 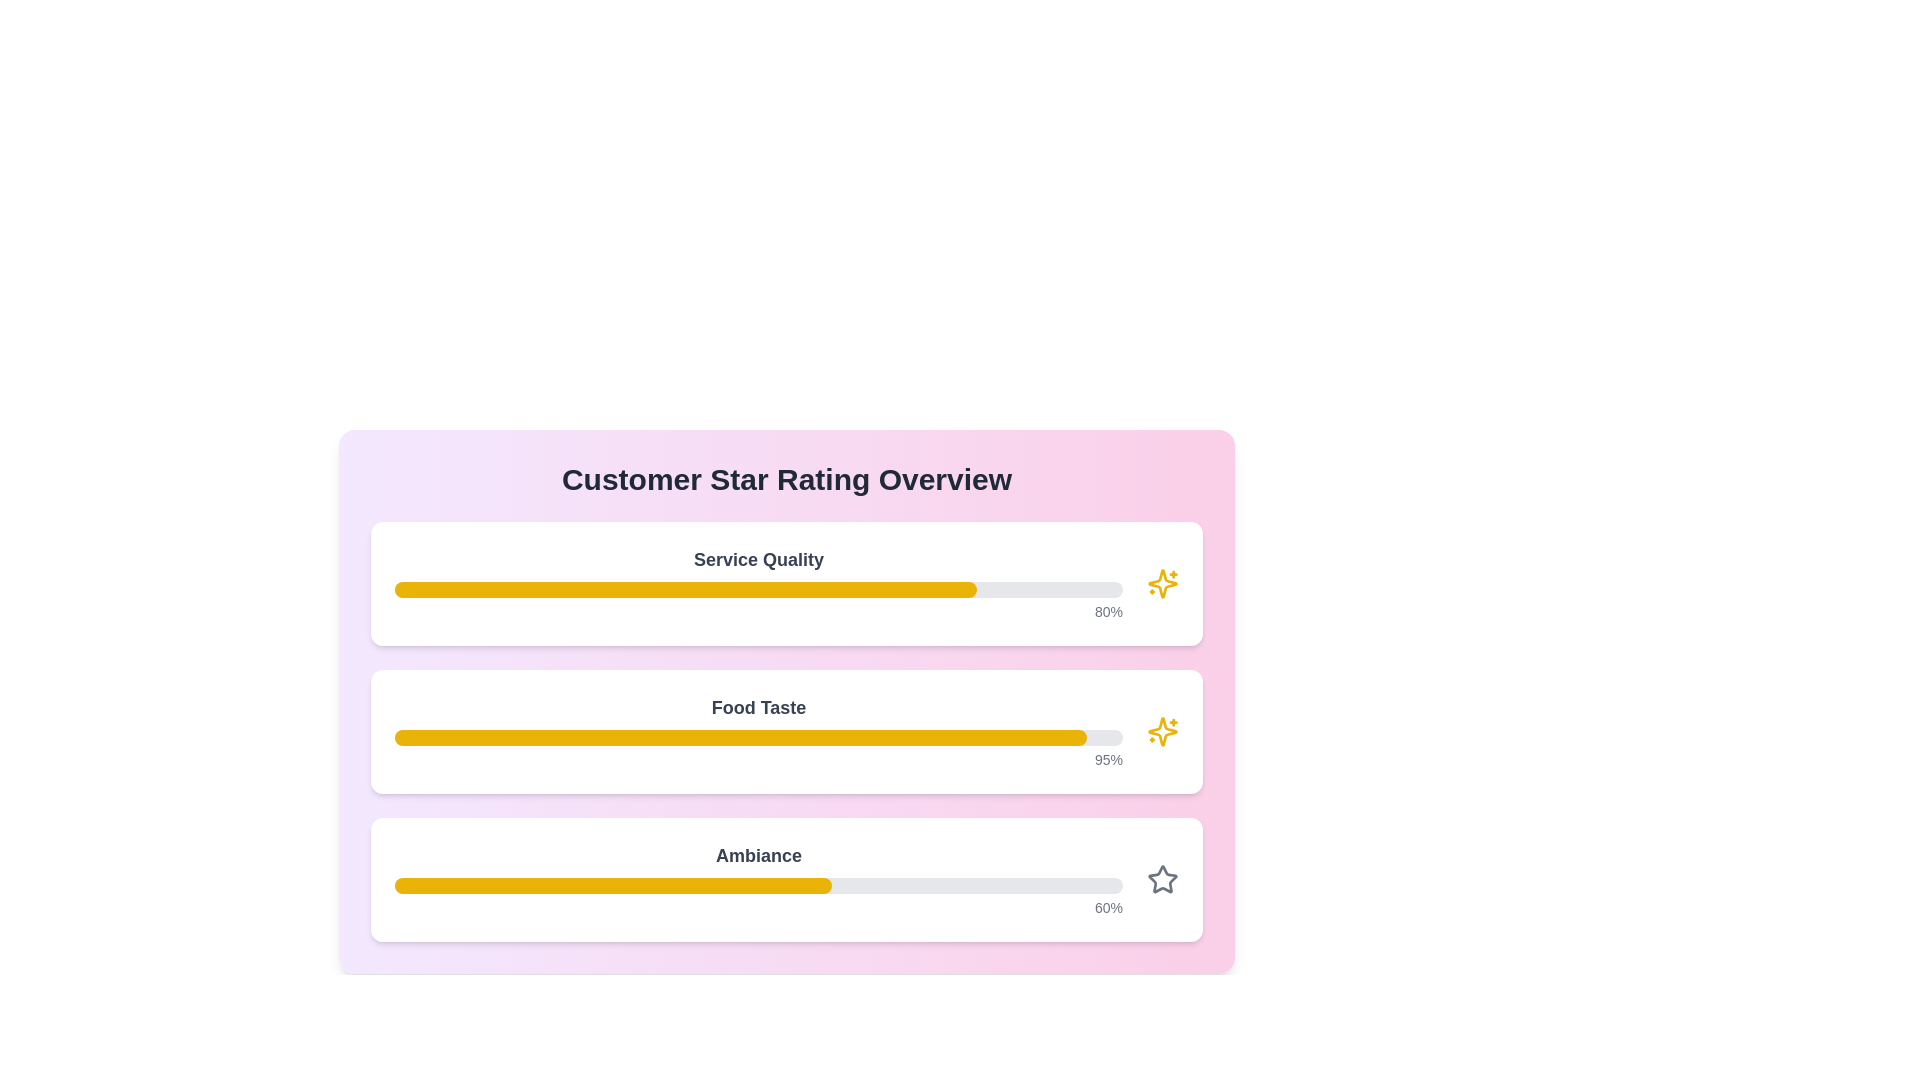 I want to click on the yellow progress indicator bar representing 60% progress for the 'Ambiance' rating in the overview panel, so click(x=612, y=885).